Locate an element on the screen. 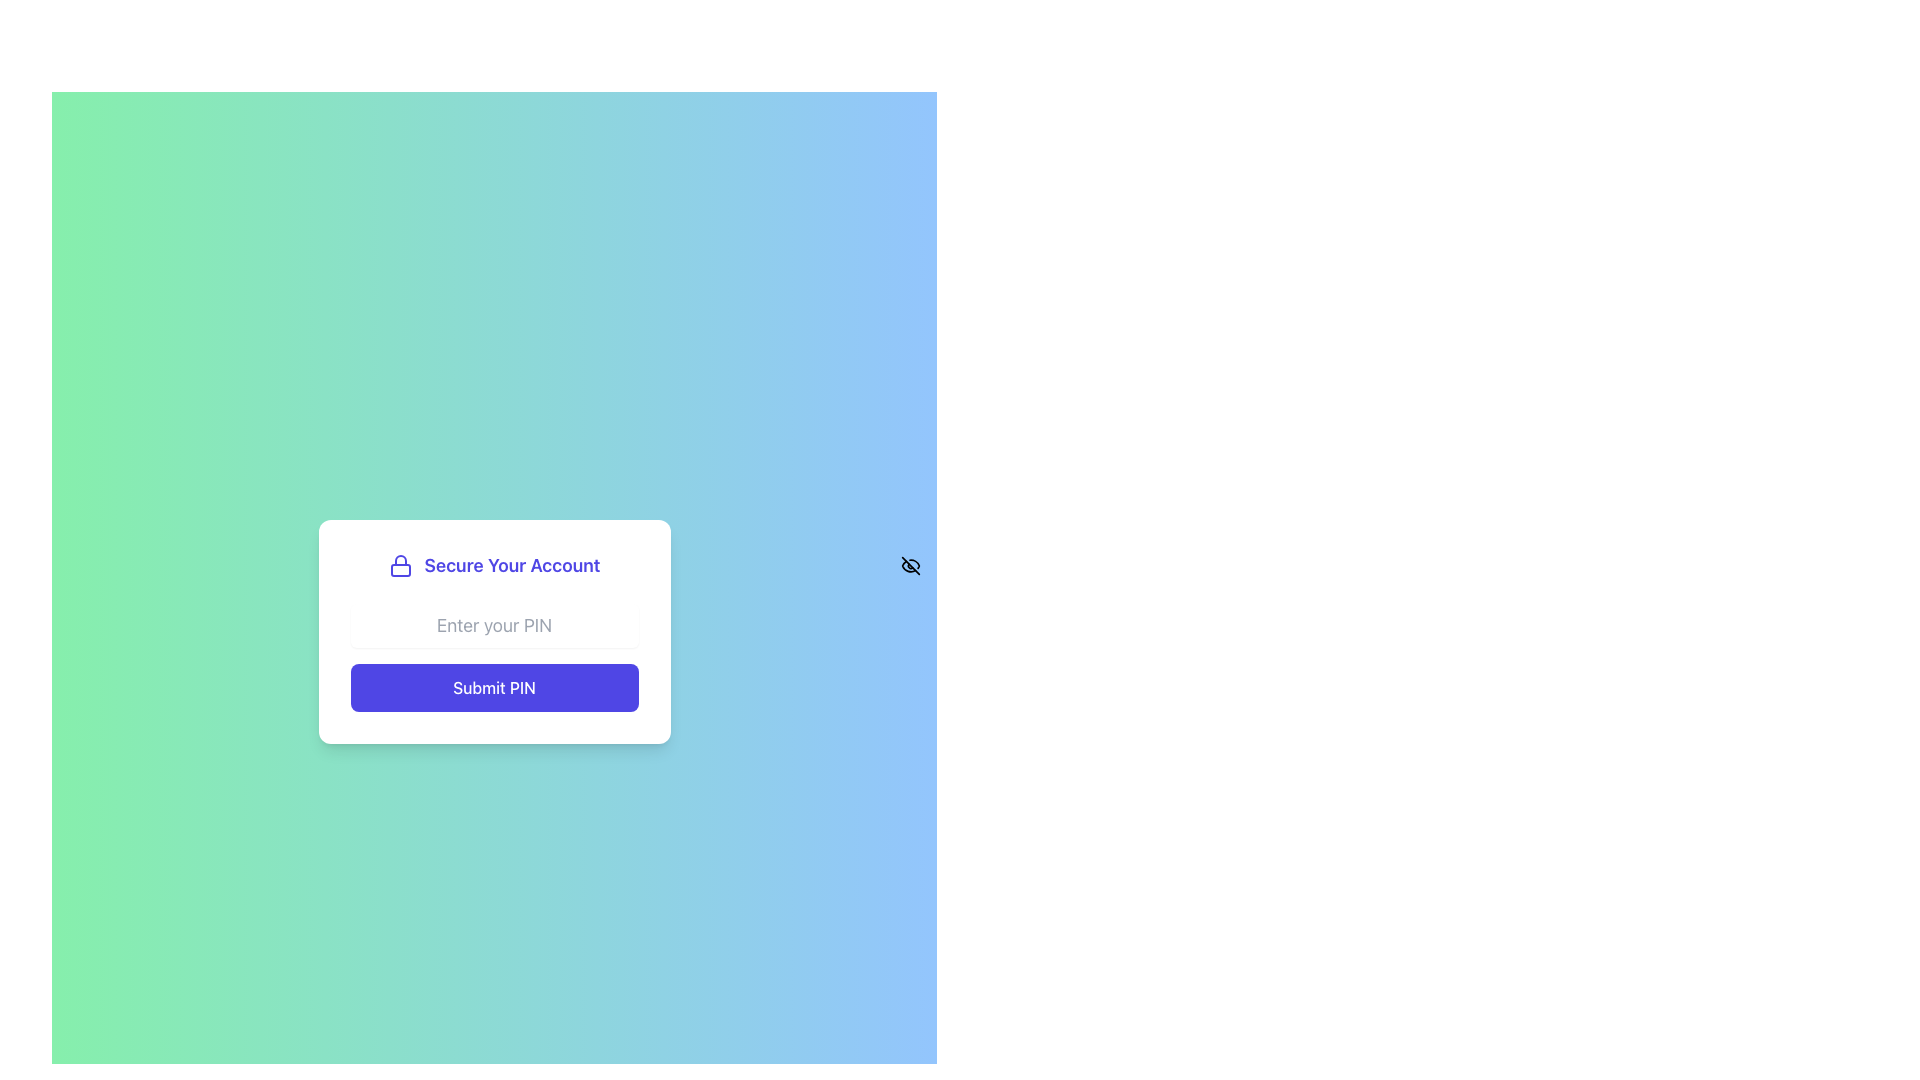 This screenshot has width=1920, height=1080. the Text with Icon that features a lock icon and the bold text 'Secure Your Account', which is prominently displayed in indigo color near the upper section of a card is located at coordinates (494, 566).